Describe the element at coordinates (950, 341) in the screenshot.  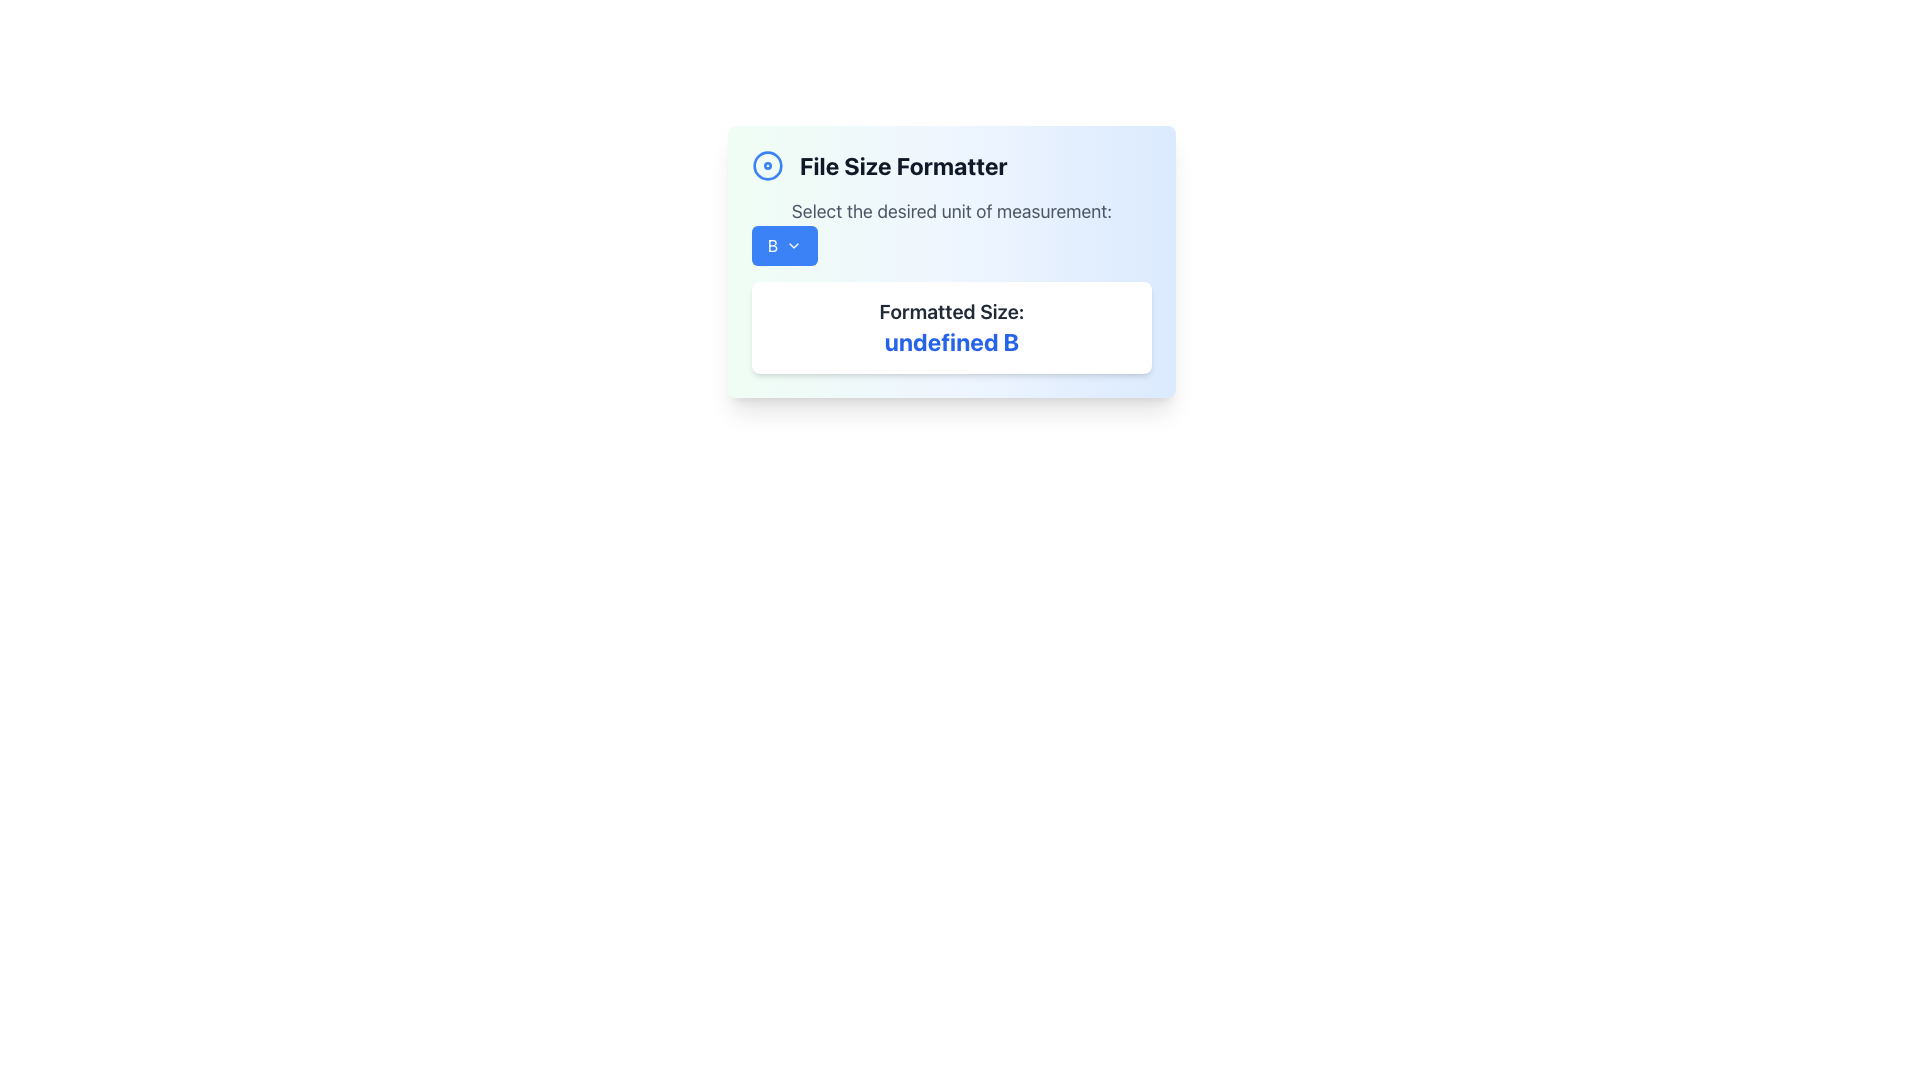
I see `text content of the prominent blue-colored text display that reads 'undefined B', which is located below the text 'Formatted Size:' in a white box with rounded corners` at that location.